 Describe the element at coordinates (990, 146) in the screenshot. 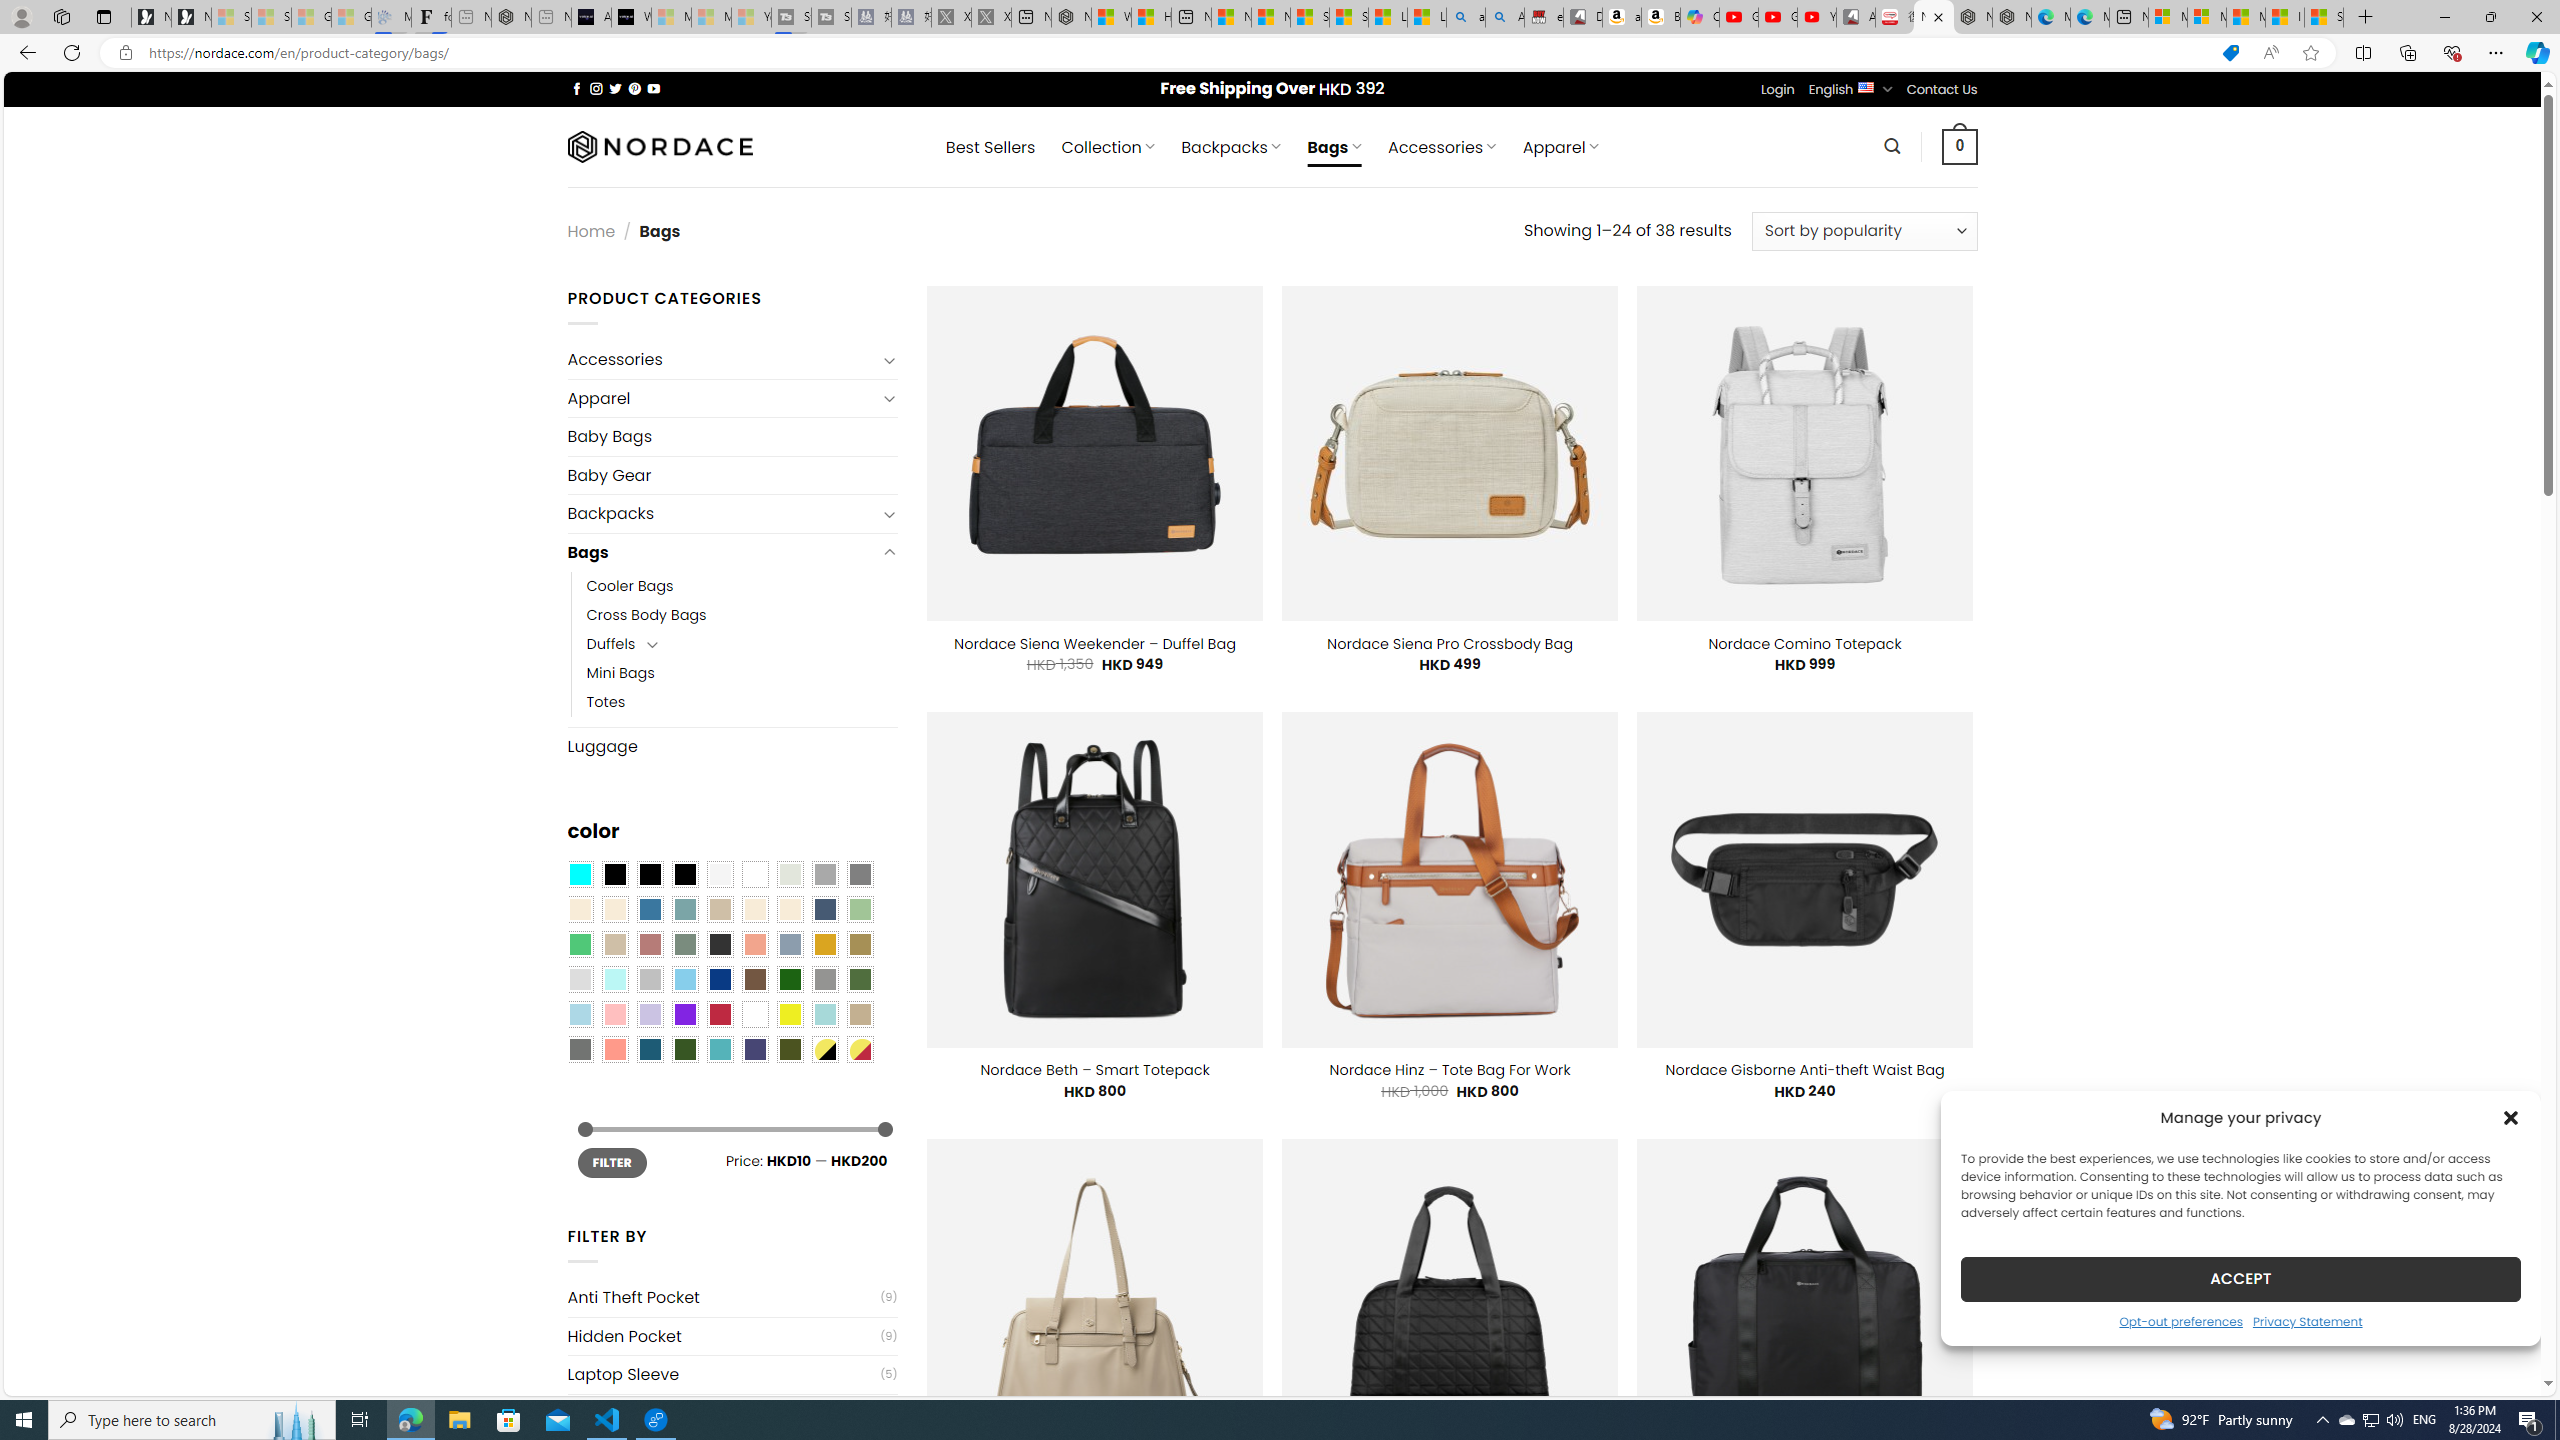

I see `'  Best Sellers'` at that location.